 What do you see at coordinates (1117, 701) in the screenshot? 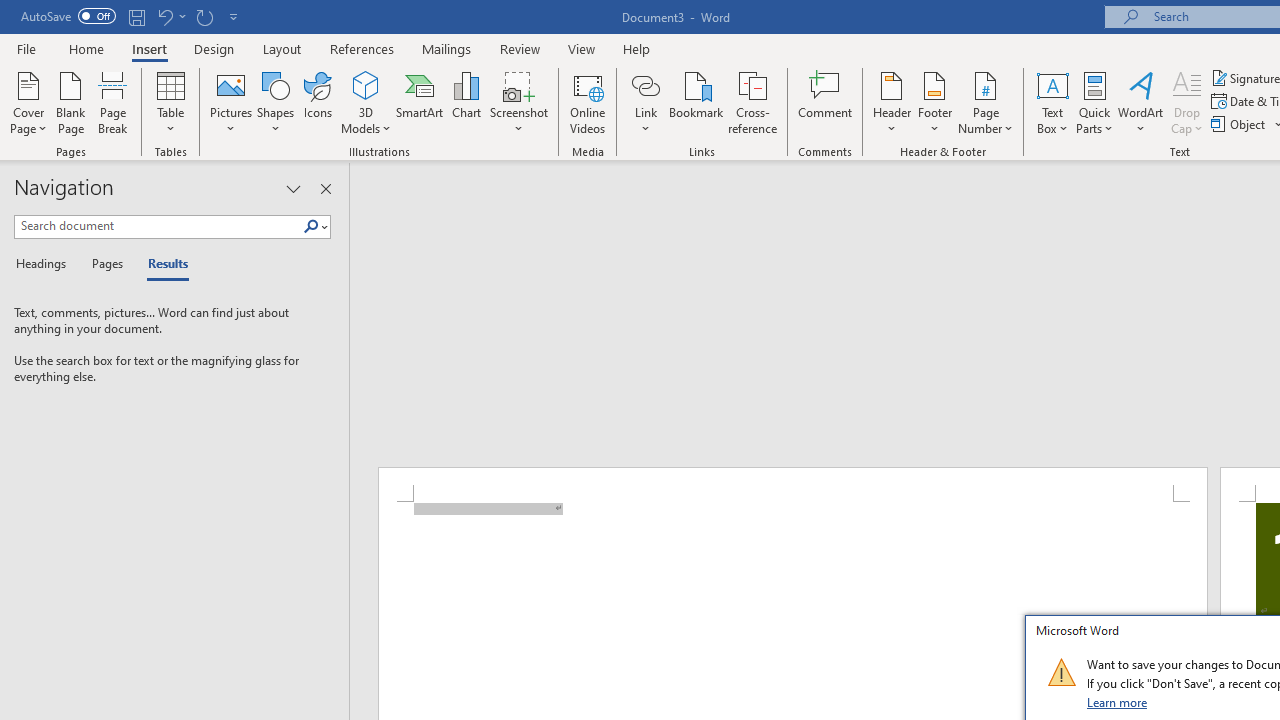
I see `'Learn more'` at bounding box center [1117, 701].